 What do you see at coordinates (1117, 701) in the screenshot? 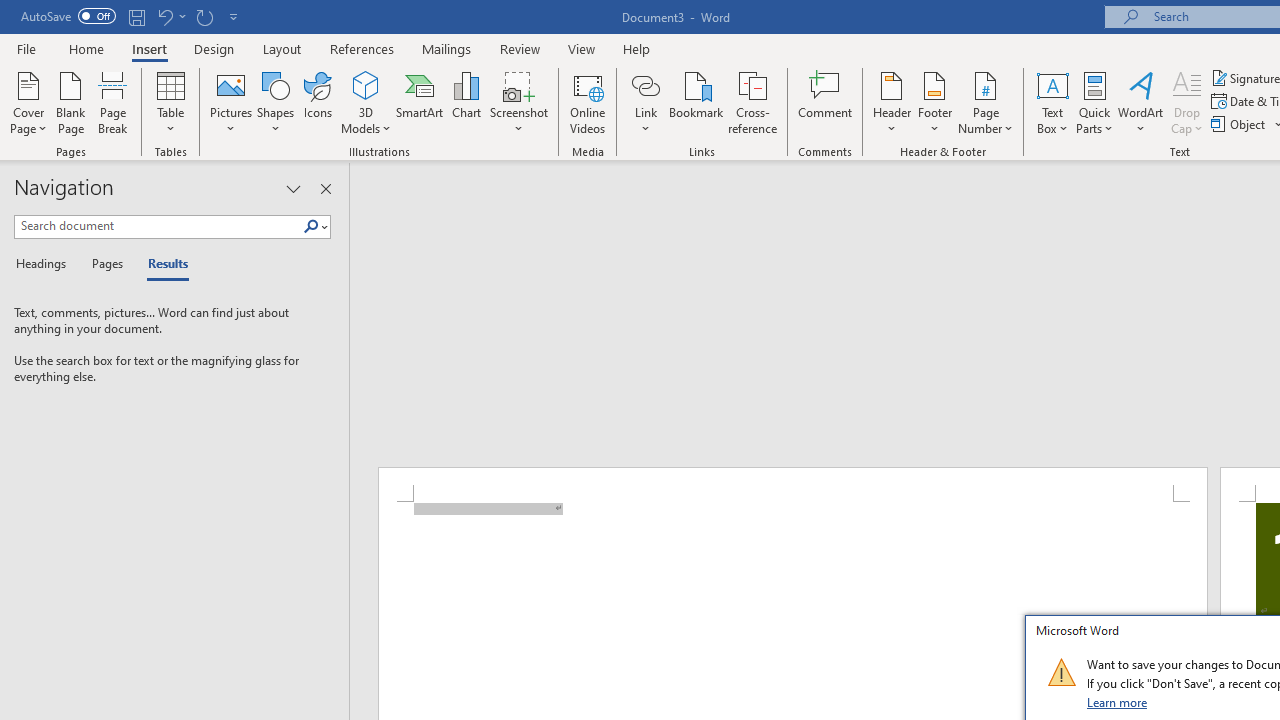
I see `'Learn more'` at bounding box center [1117, 701].